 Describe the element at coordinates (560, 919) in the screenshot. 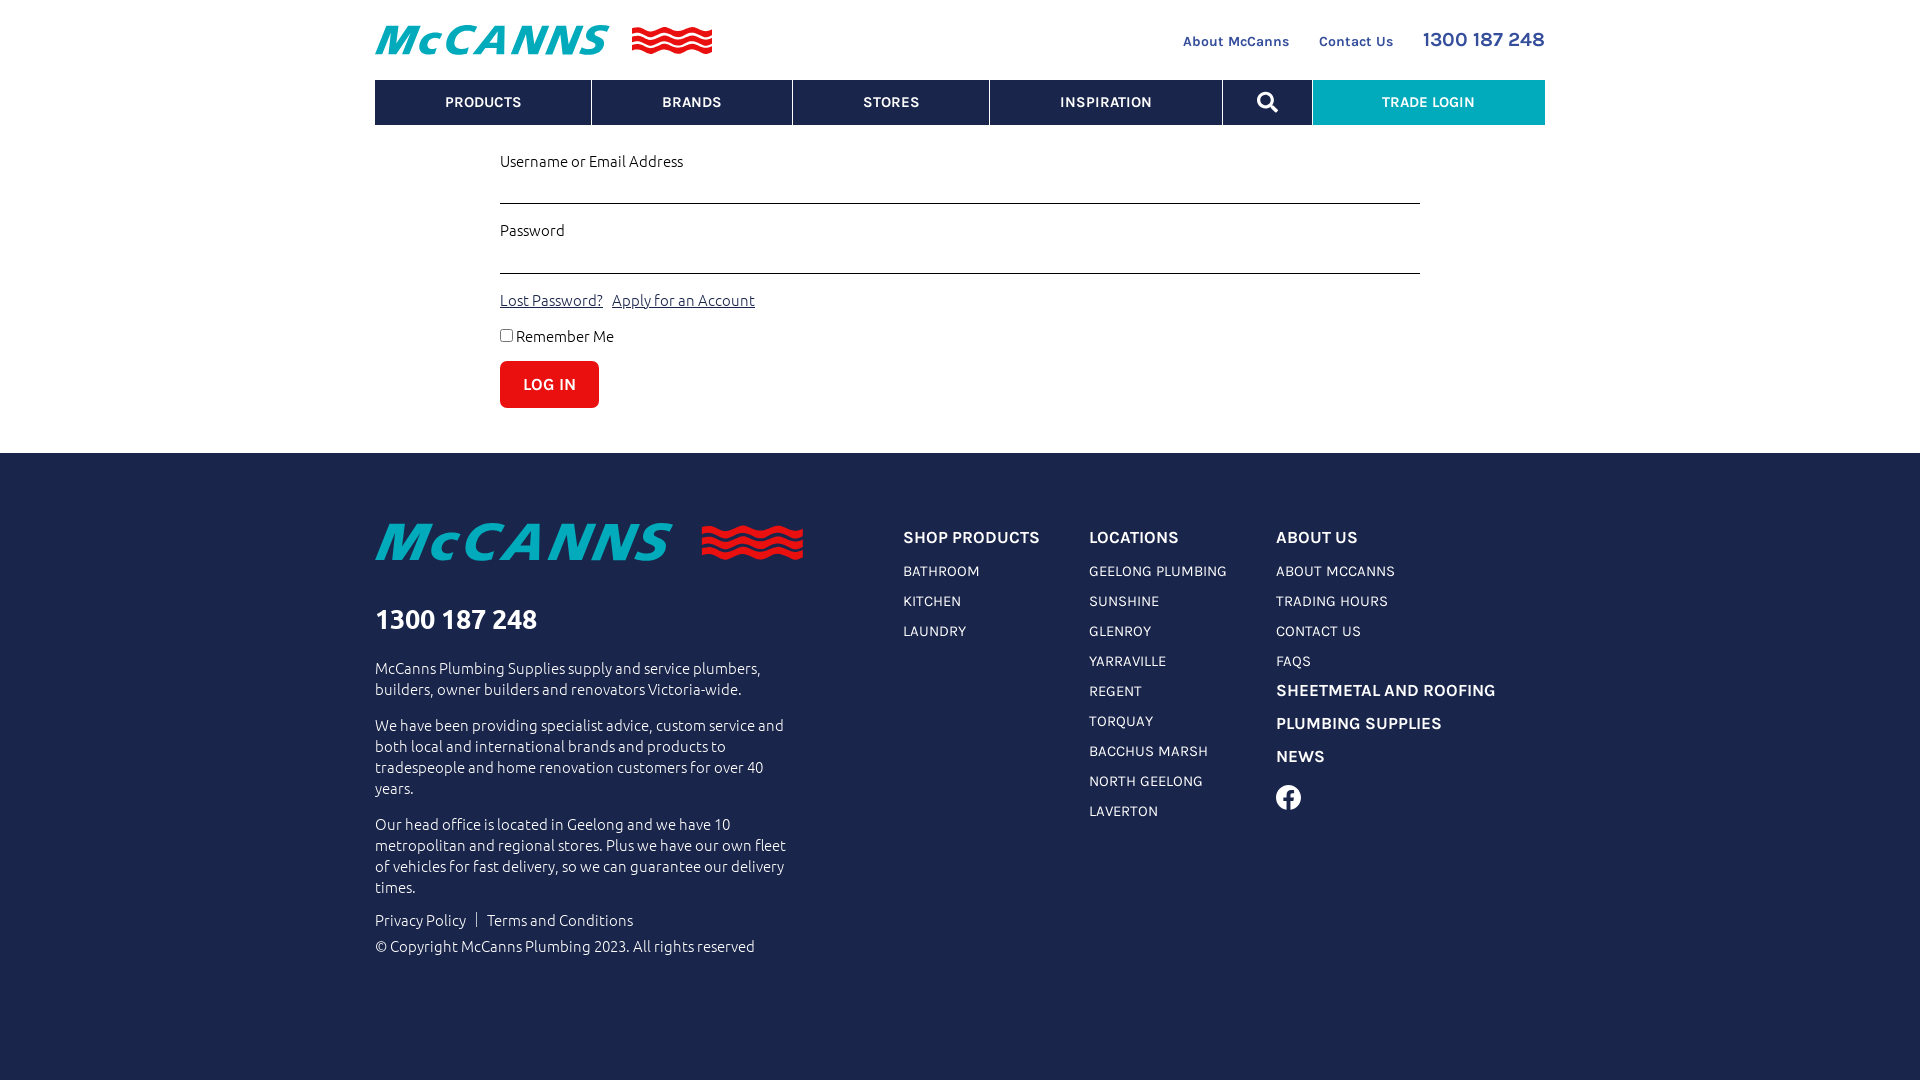

I see `'Terms and Conditions'` at that location.